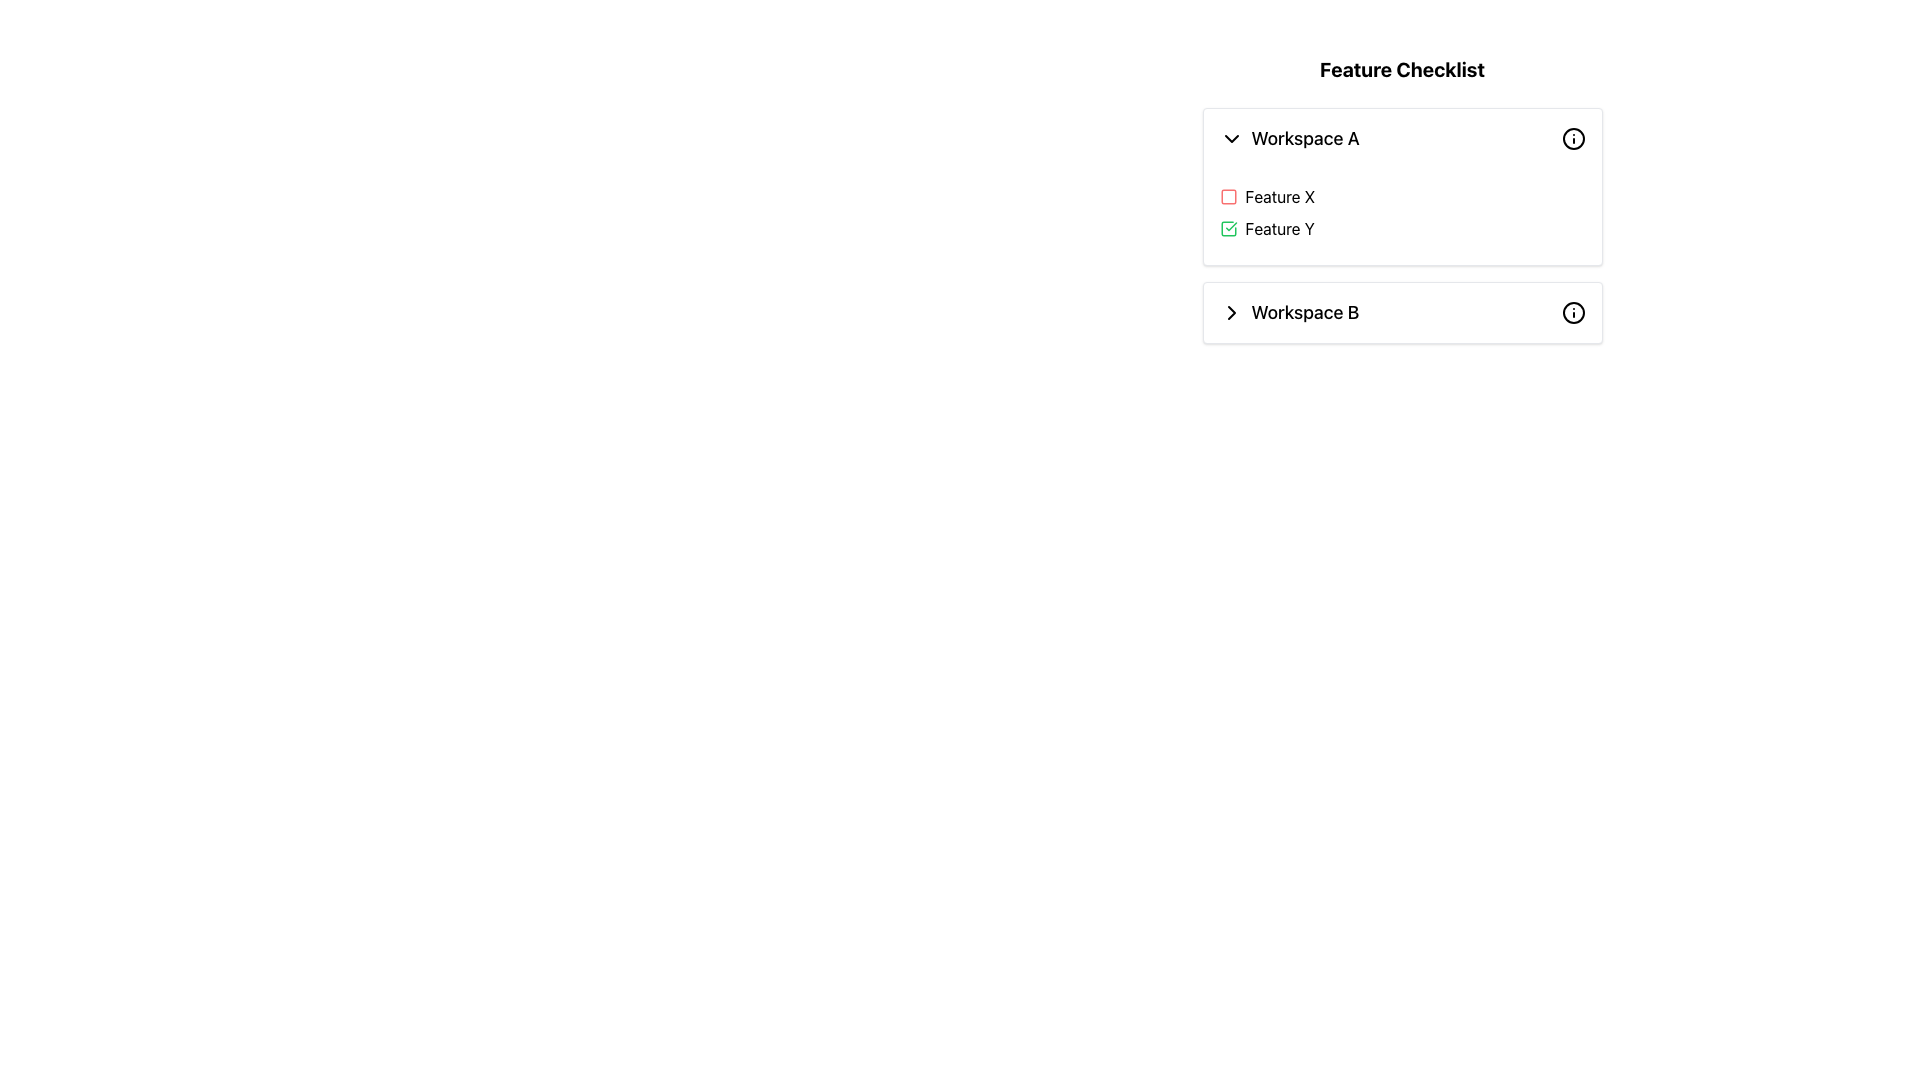 The image size is (1920, 1080). I want to click on the List Item labeled 'Workspace B' which is styled with a bold font and has a right-facing chevron icon to the left and an information icon to the right, located in the Feature Checklist, so click(1289, 312).